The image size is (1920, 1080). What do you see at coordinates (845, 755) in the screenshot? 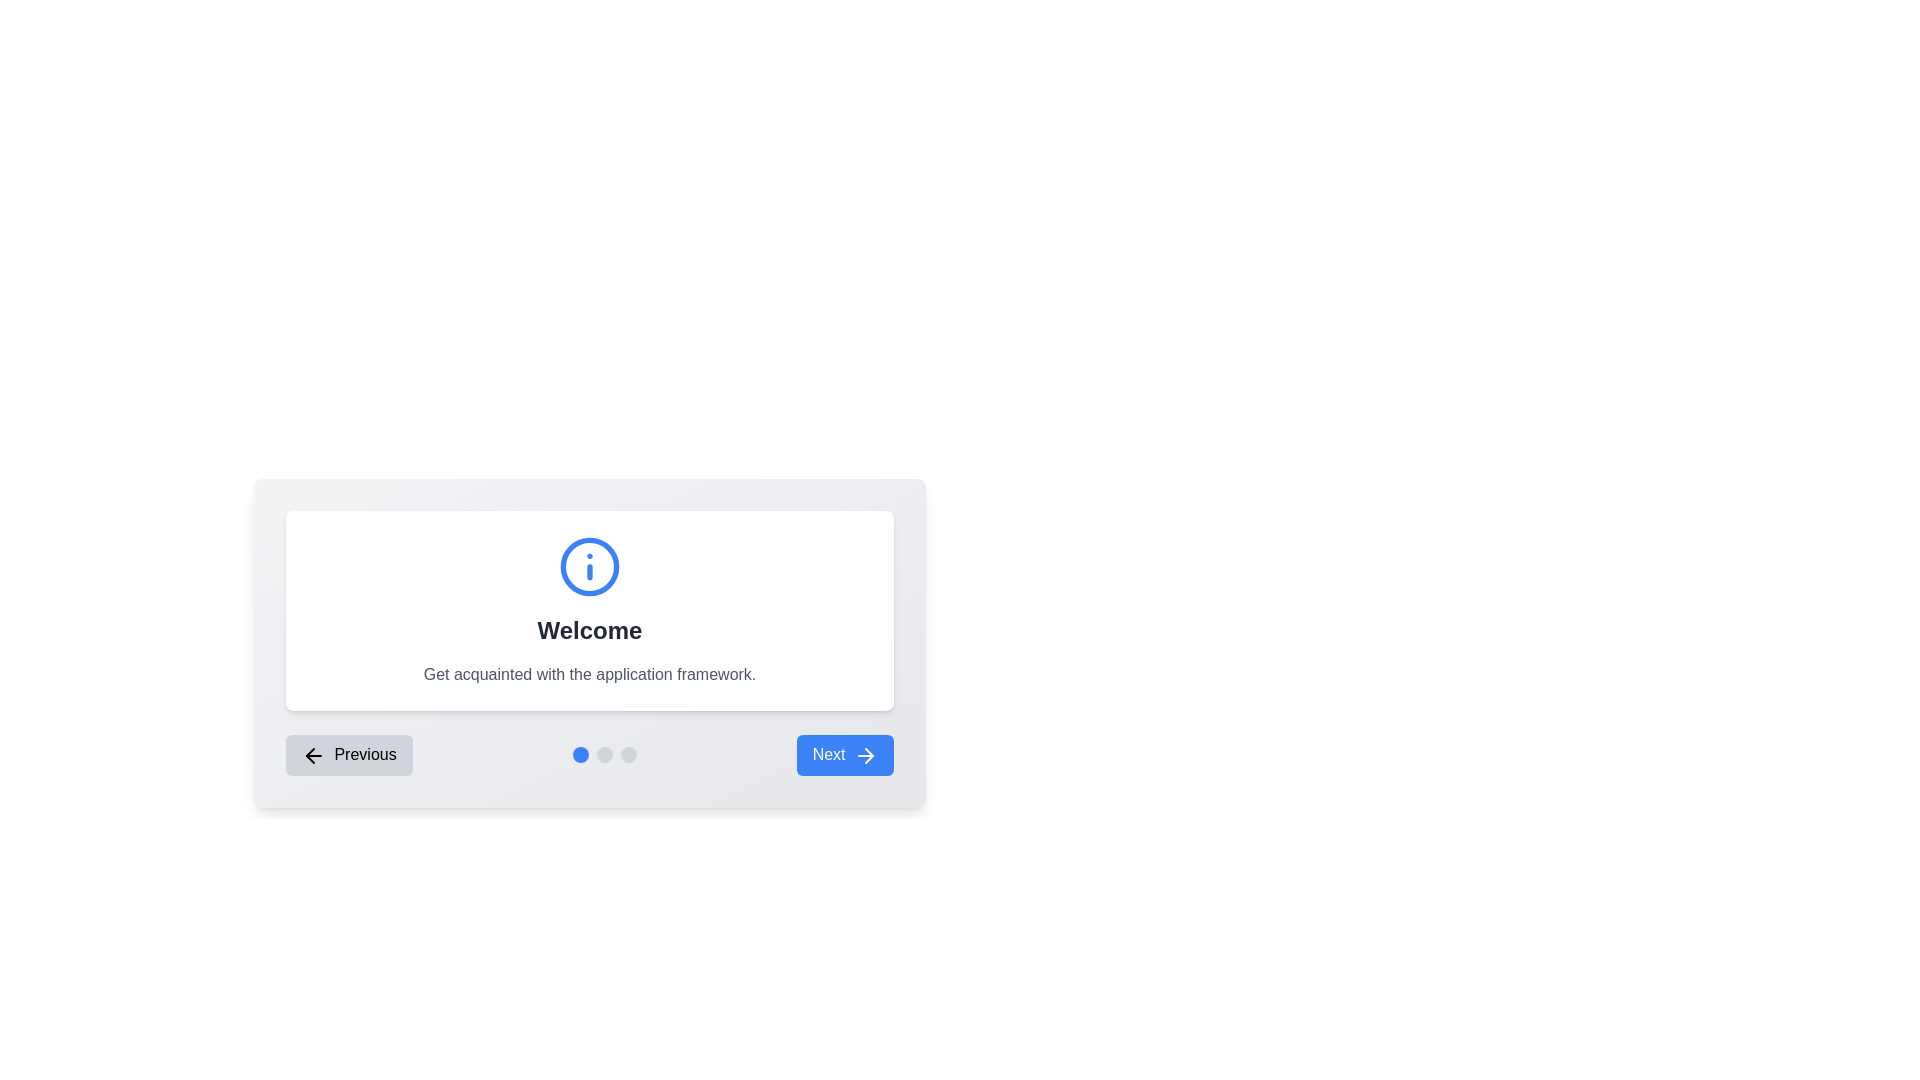
I see `the blue rectangular button labeled 'Next' with a right-pointing arrow icon` at bounding box center [845, 755].